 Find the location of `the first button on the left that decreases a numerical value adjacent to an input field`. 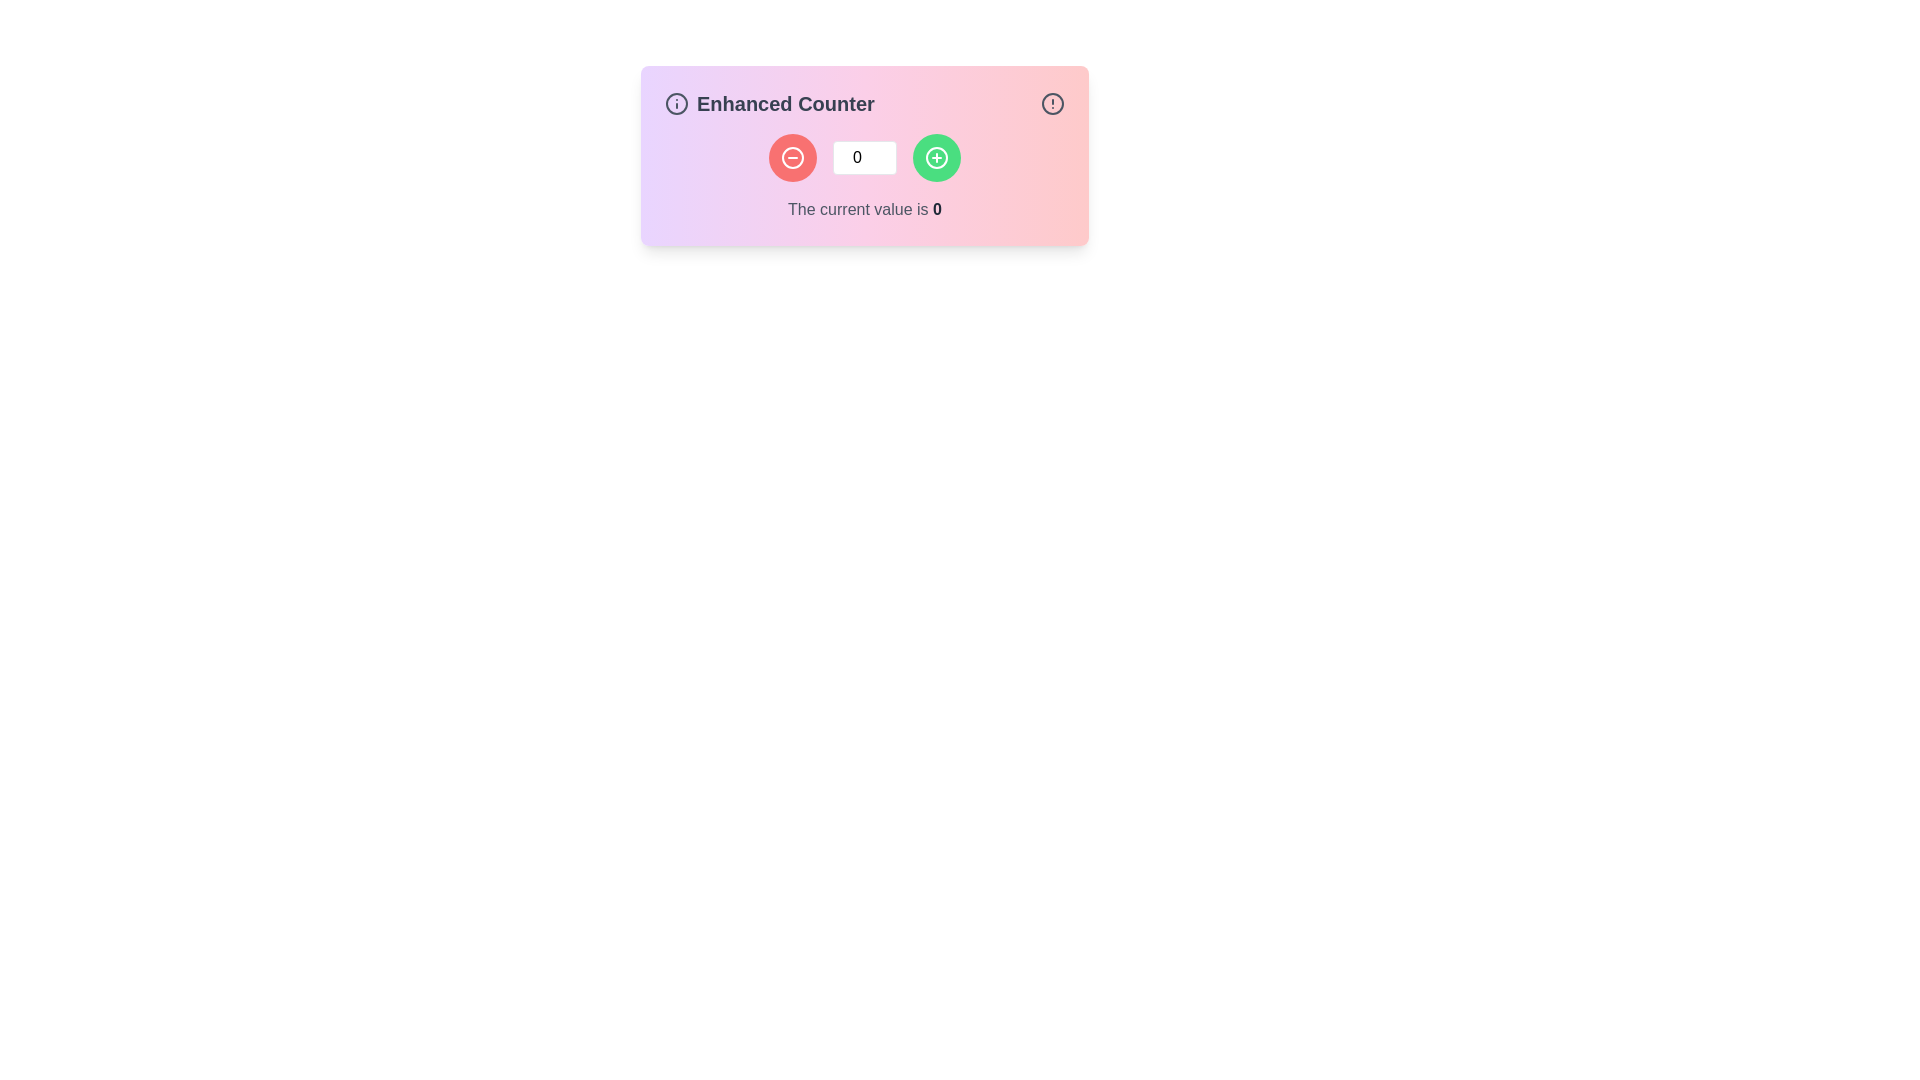

the first button on the left that decreases a numerical value adjacent to an input field is located at coordinates (791, 157).